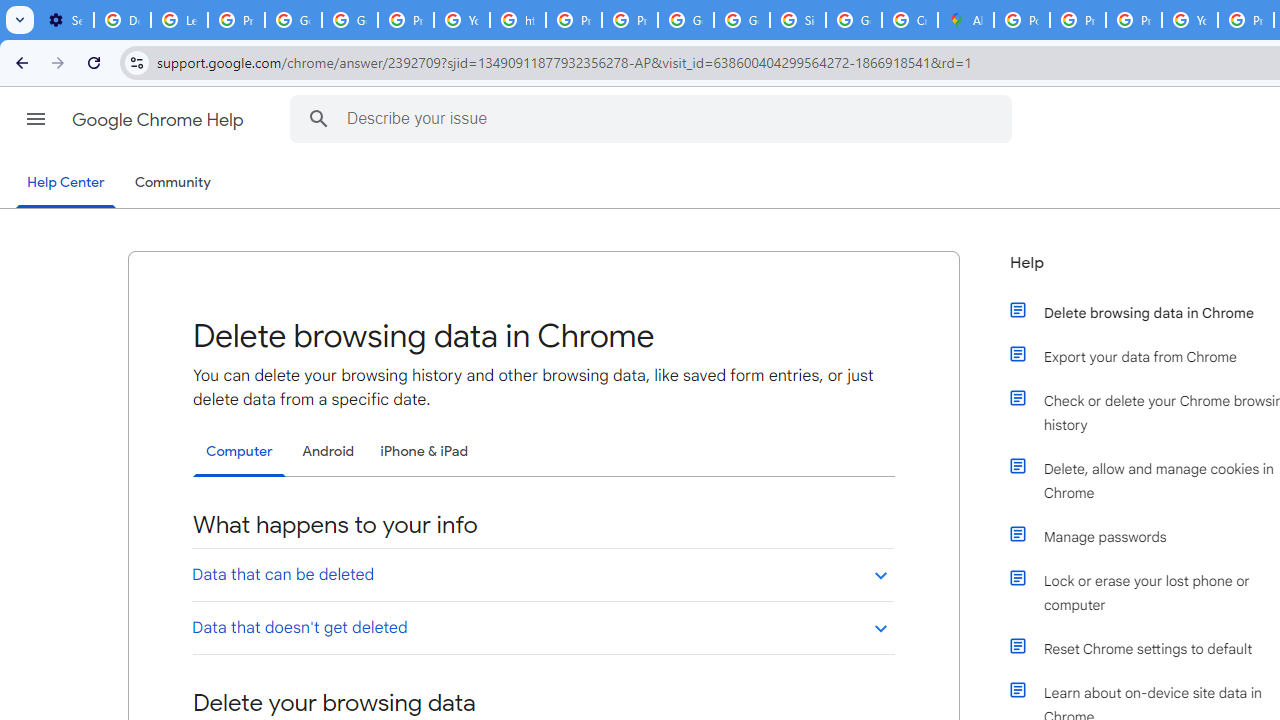 This screenshot has height=720, width=1280. Describe the element at coordinates (160, 119) in the screenshot. I see `'Google Chrome Help'` at that location.